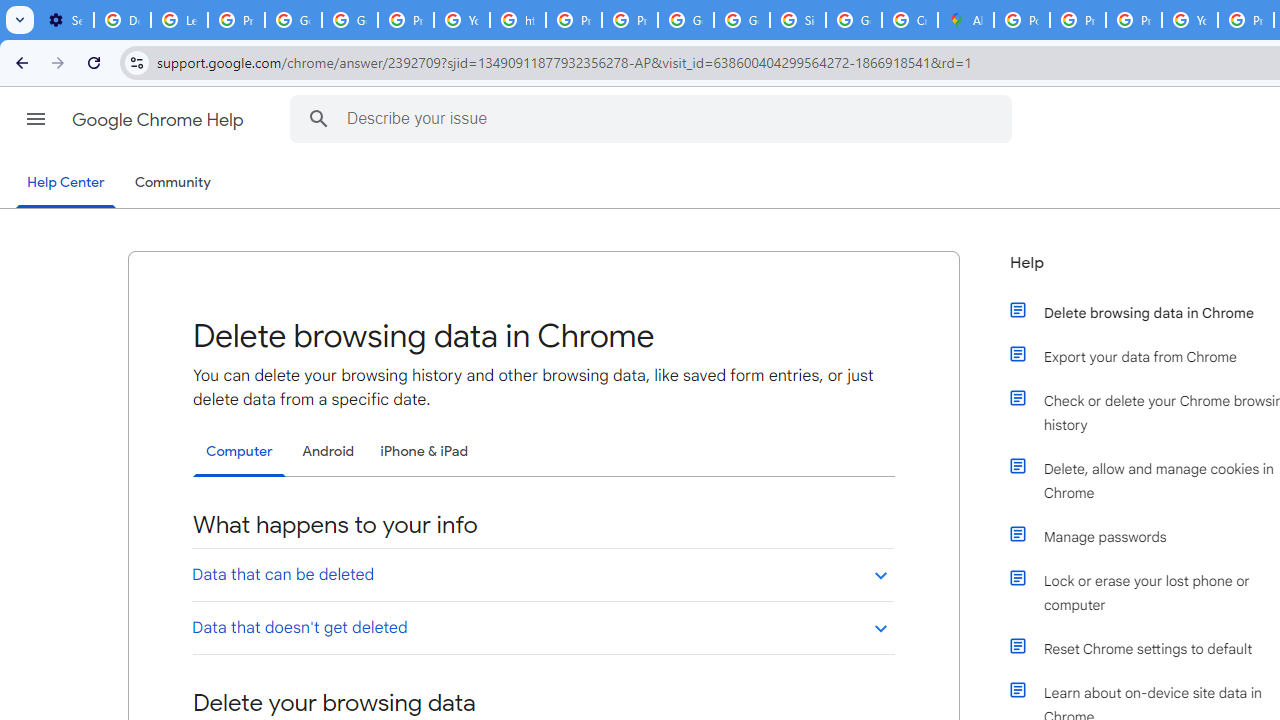 This screenshot has height=720, width=1280. Describe the element at coordinates (160, 119) in the screenshot. I see `'Google Chrome Help'` at that location.